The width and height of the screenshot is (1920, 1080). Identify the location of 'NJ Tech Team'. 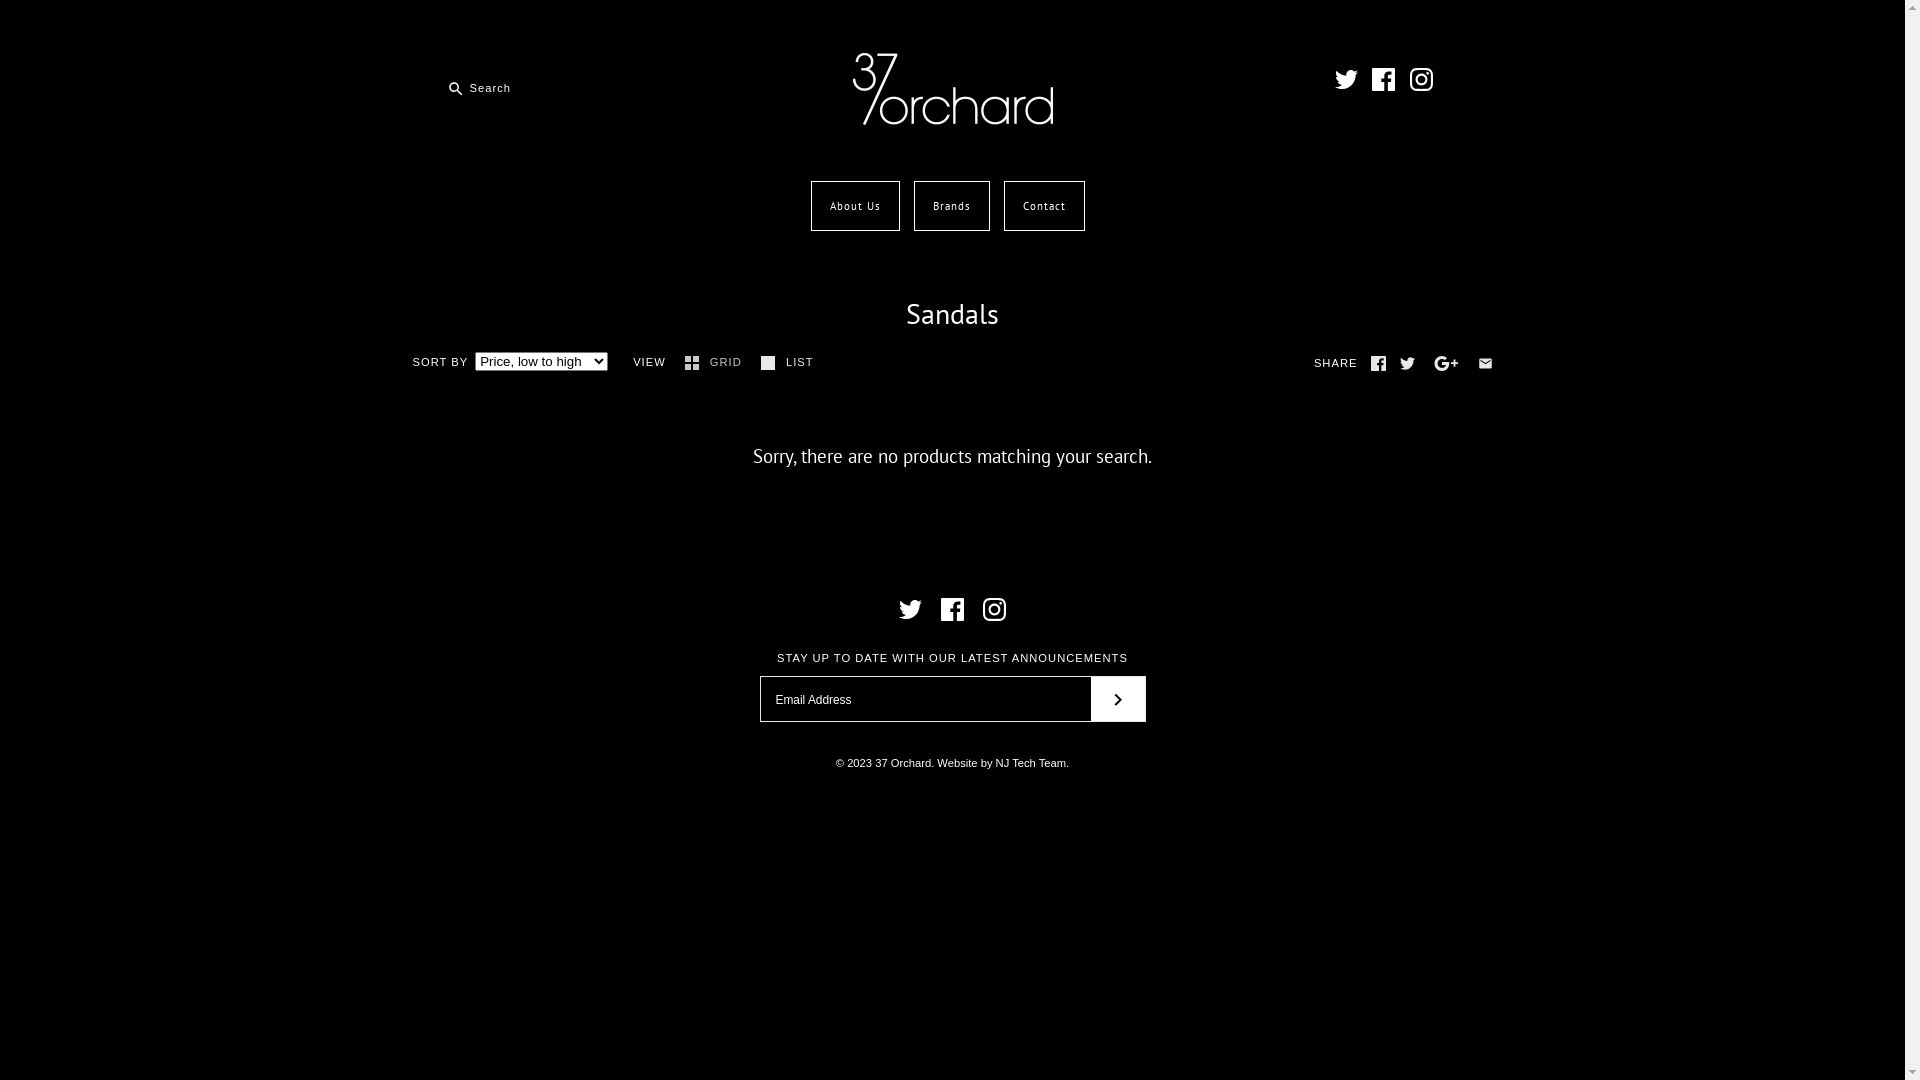
(1031, 763).